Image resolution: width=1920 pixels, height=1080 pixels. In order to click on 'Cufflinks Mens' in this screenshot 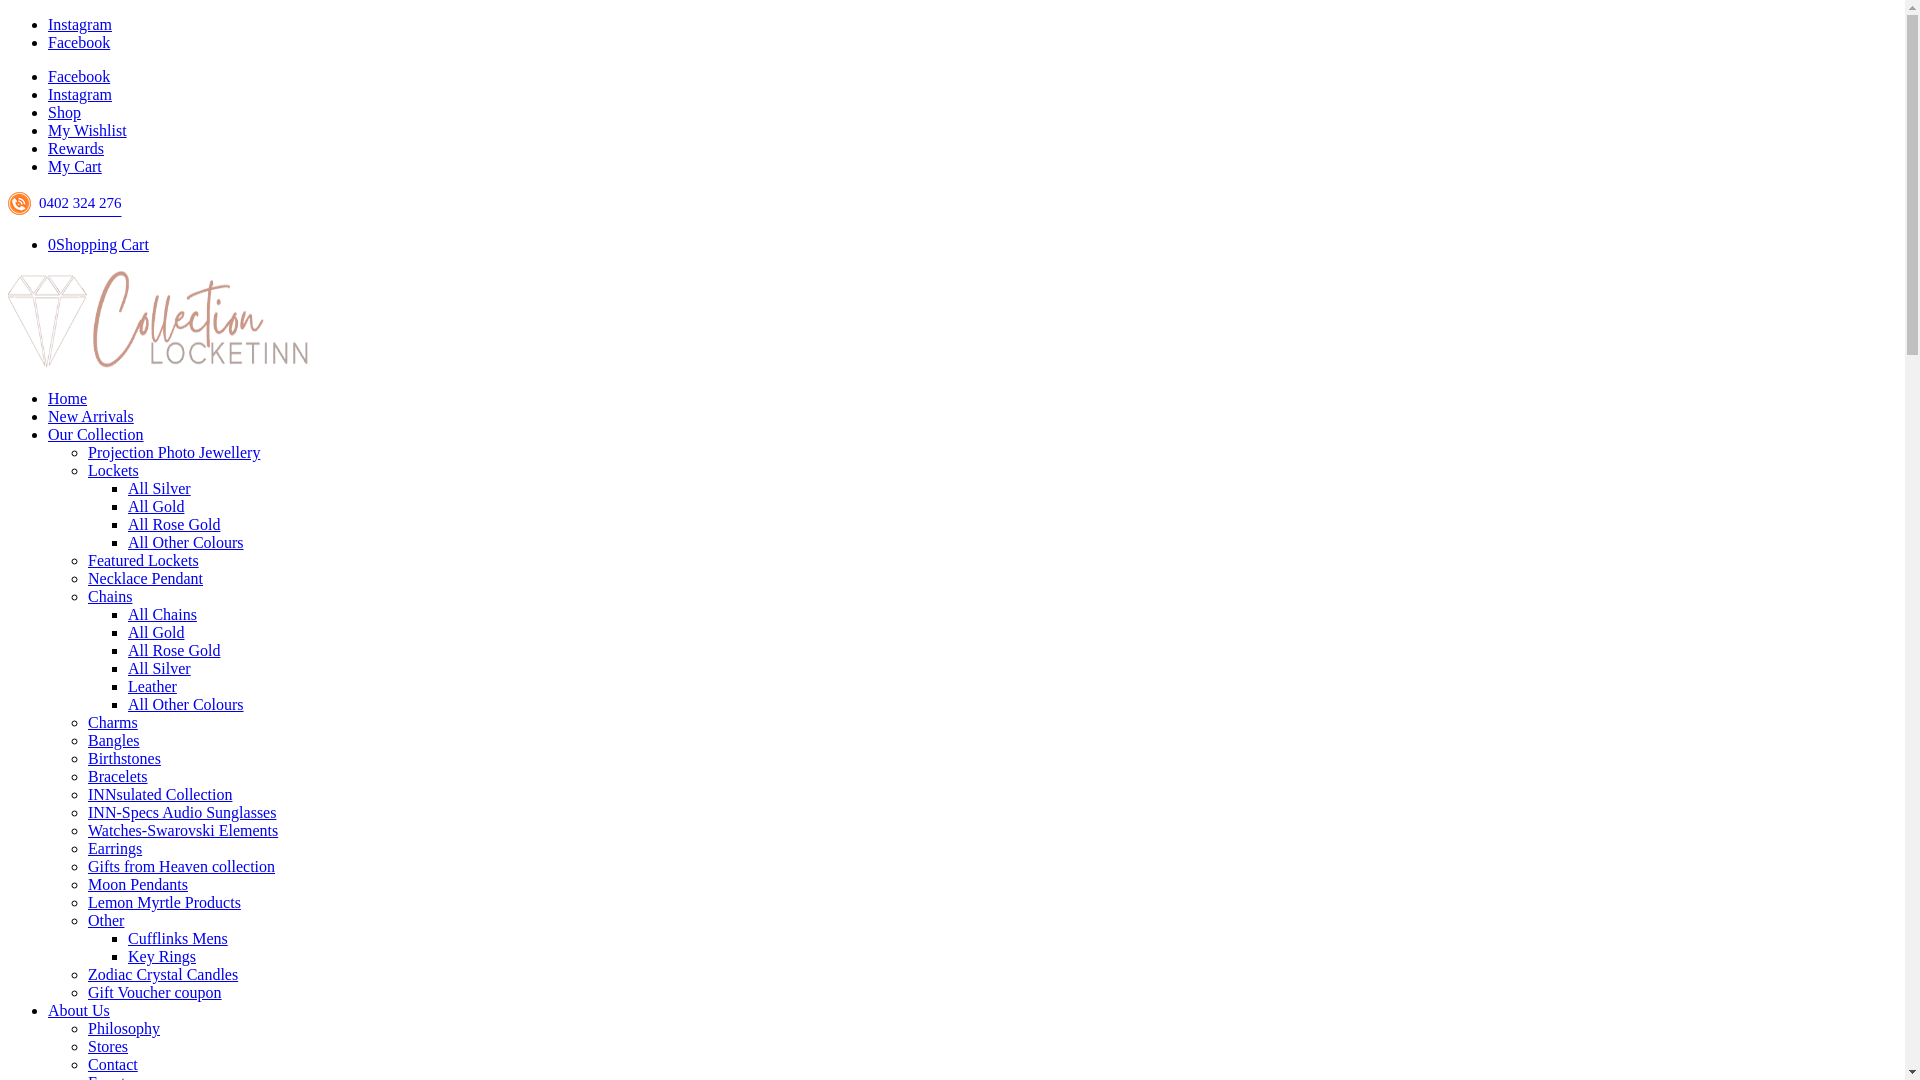, I will do `click(177, 938)`.